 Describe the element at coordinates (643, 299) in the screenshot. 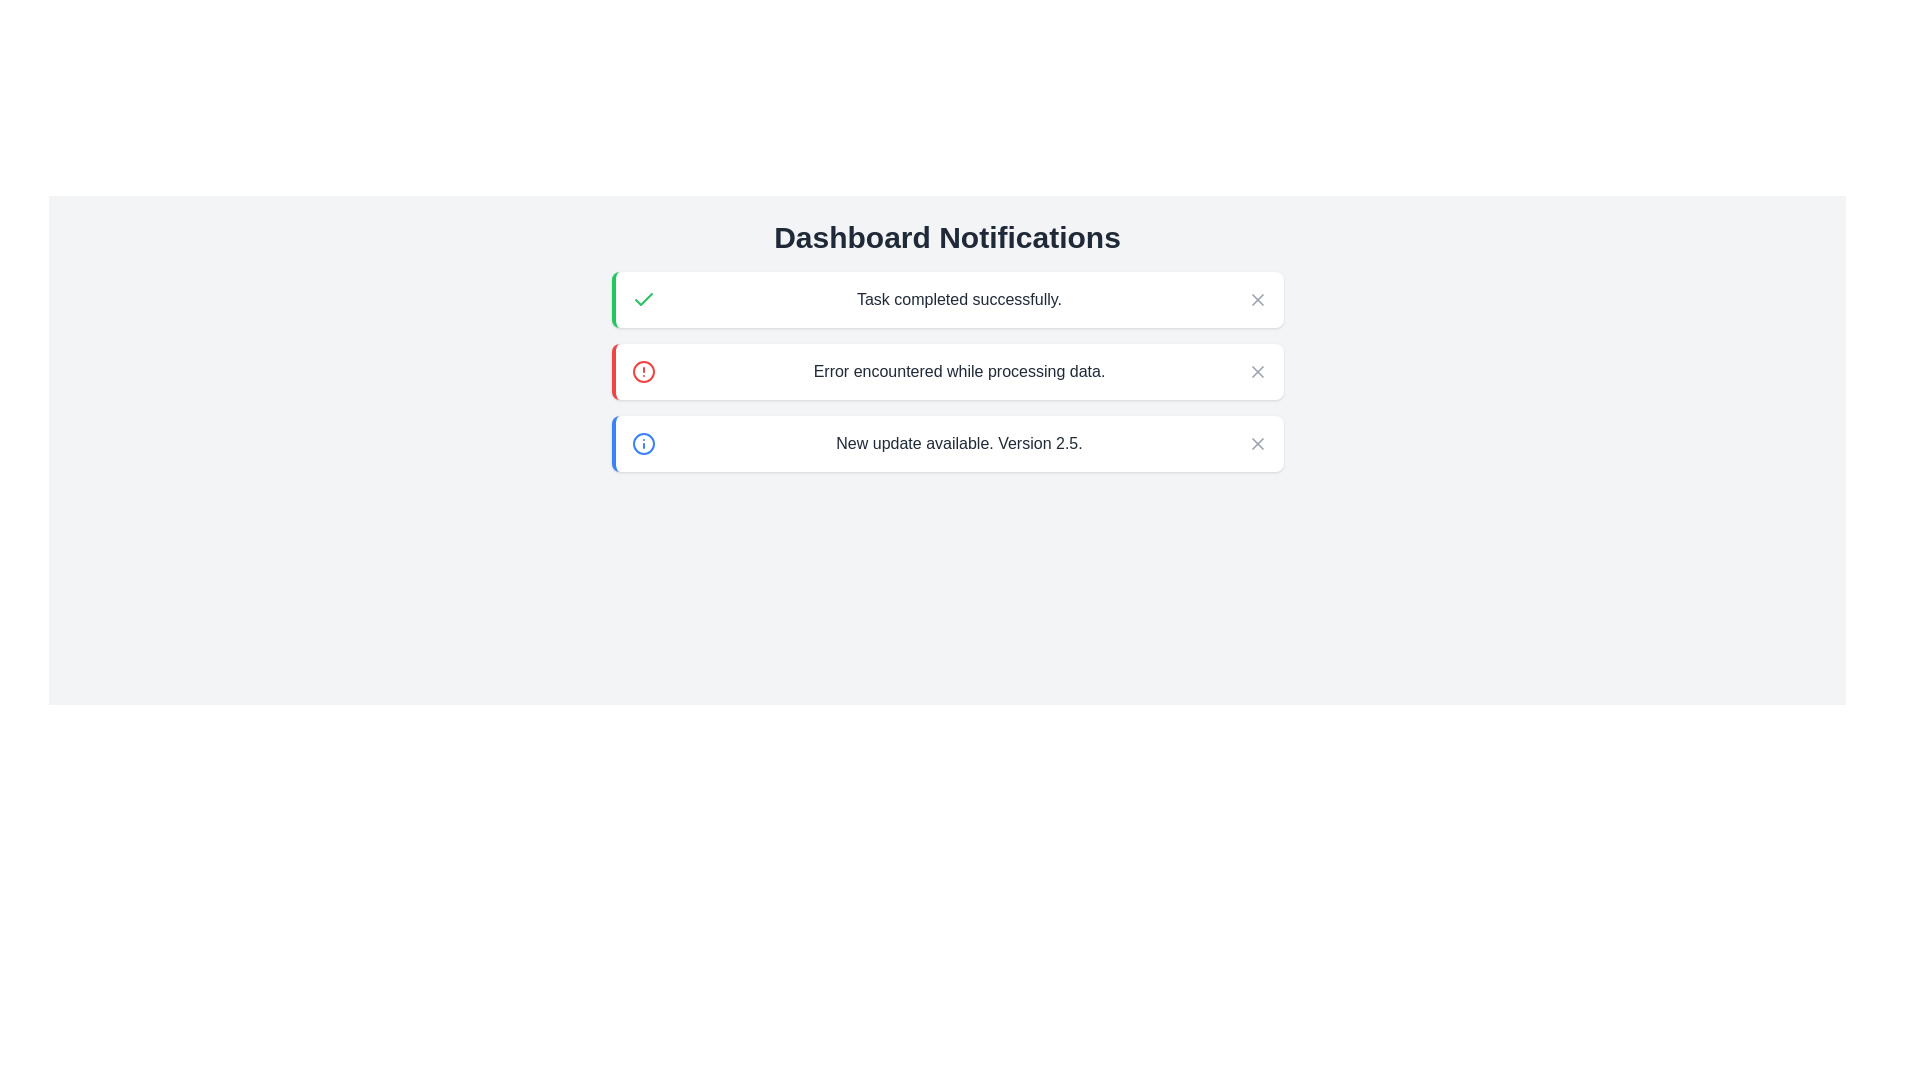

I see `the checkmark icon element, which is part of an SVG graphic with a green stroke, located in the topmost notification row aligned with the text 'Task completed successfully.'` at that location.